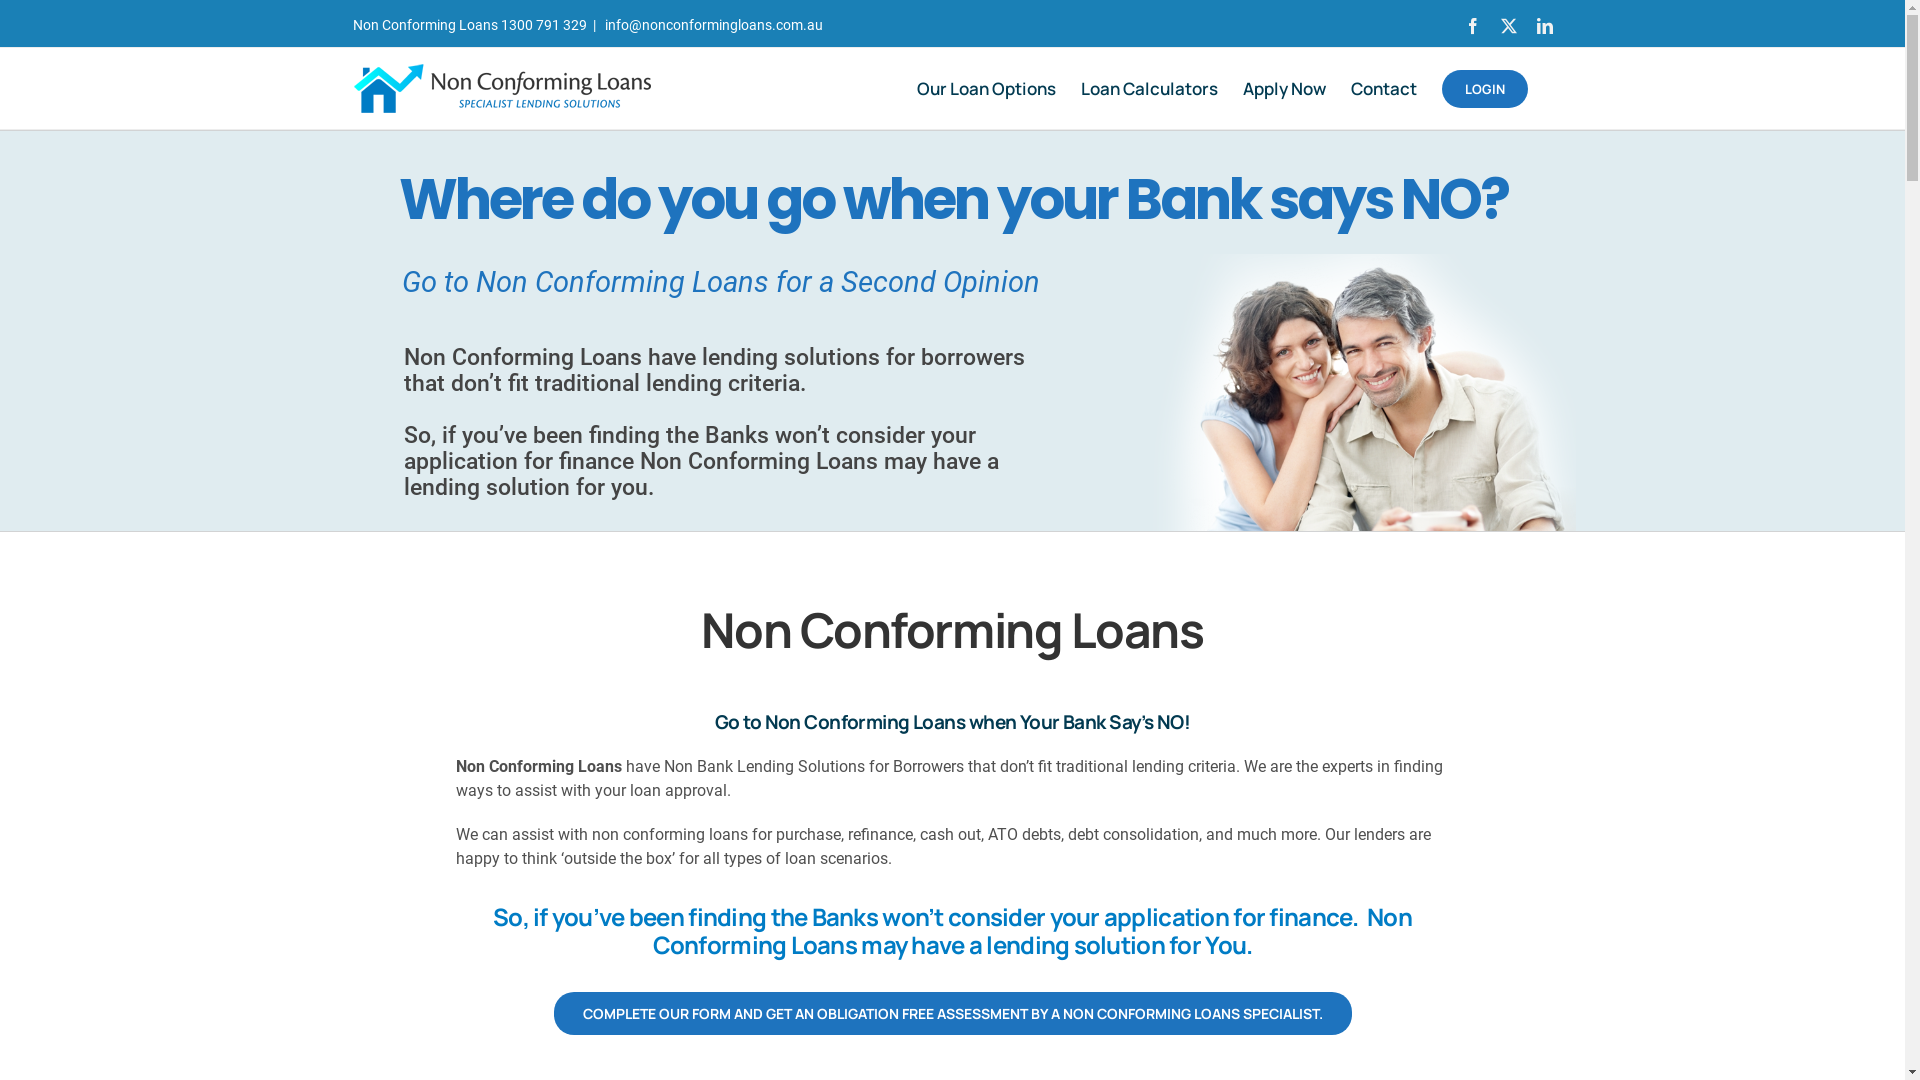 This screenshot has height=1080, width=1920. I want to click on 'LinkedIn', so click(1543, 26).